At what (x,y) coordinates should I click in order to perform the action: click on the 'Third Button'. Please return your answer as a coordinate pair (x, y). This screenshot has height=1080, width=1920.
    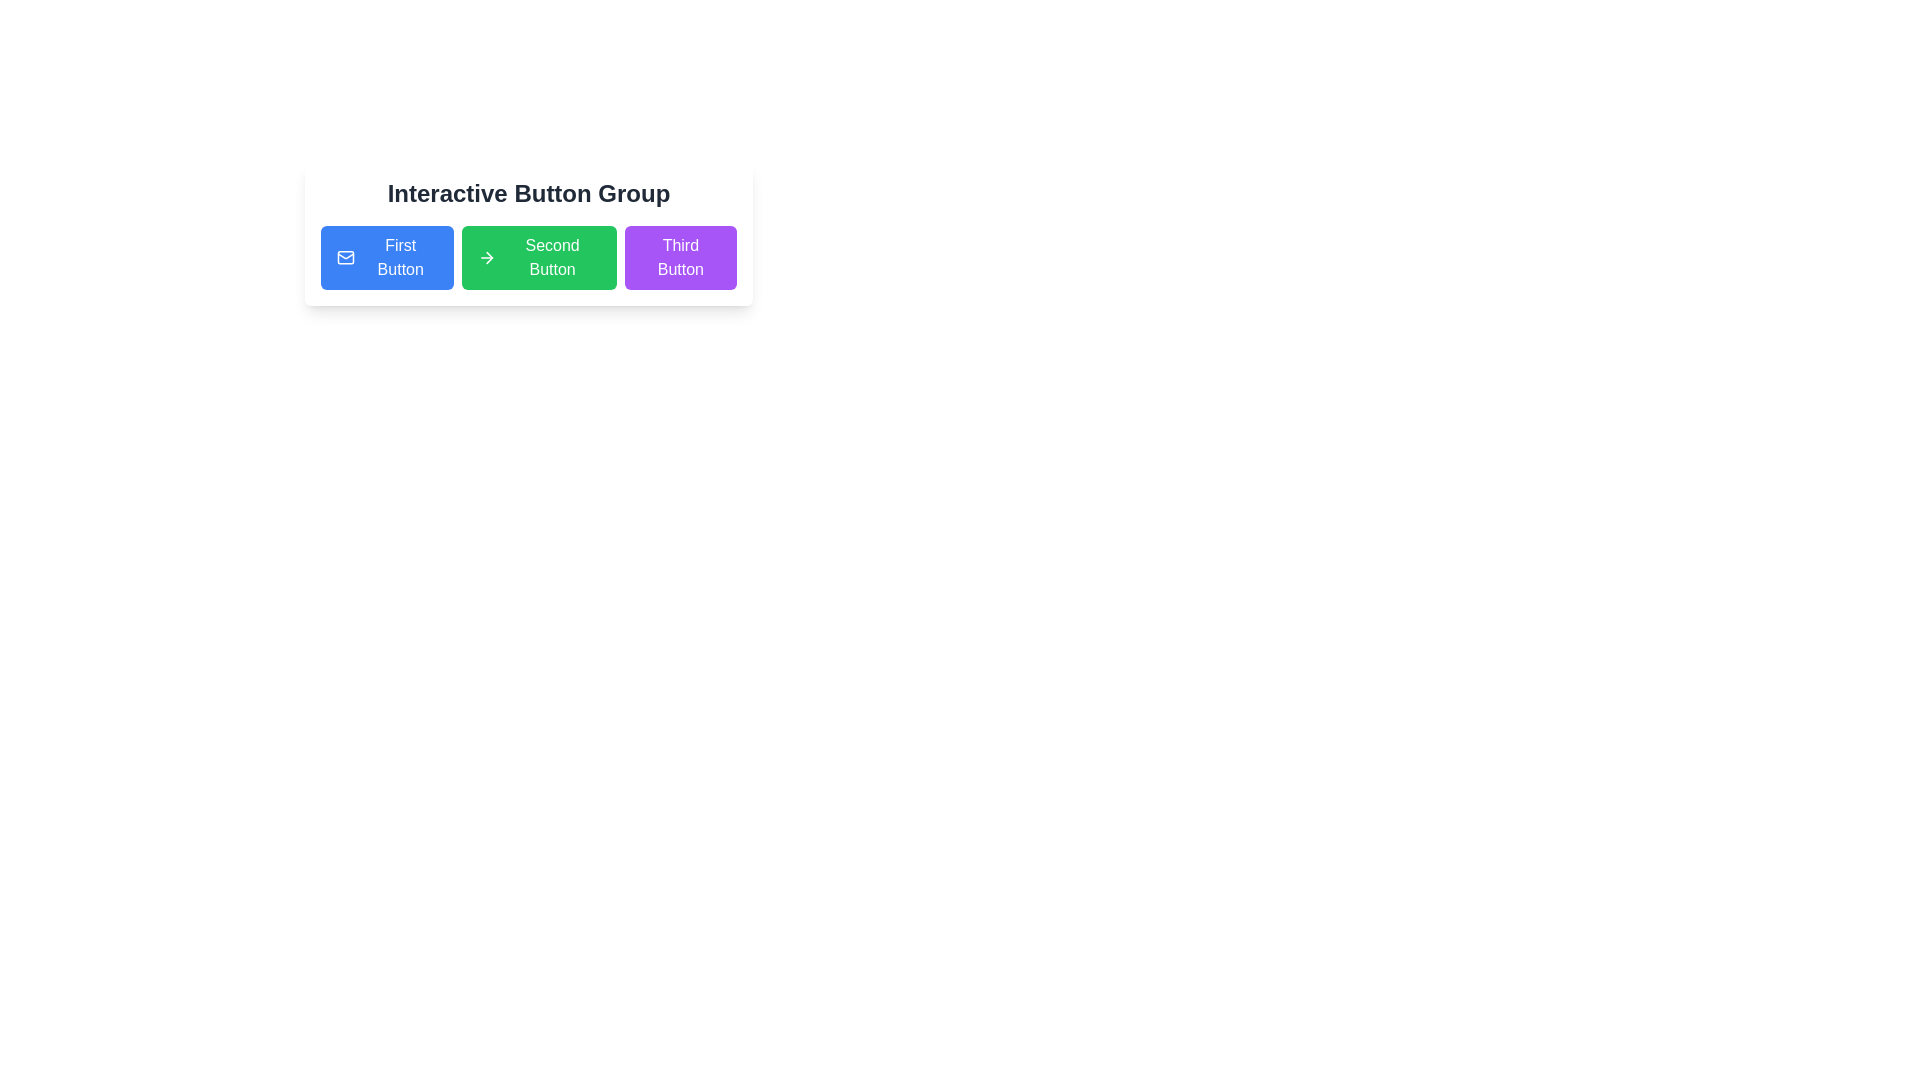
    Looking at the image, I should click on (680, 257).